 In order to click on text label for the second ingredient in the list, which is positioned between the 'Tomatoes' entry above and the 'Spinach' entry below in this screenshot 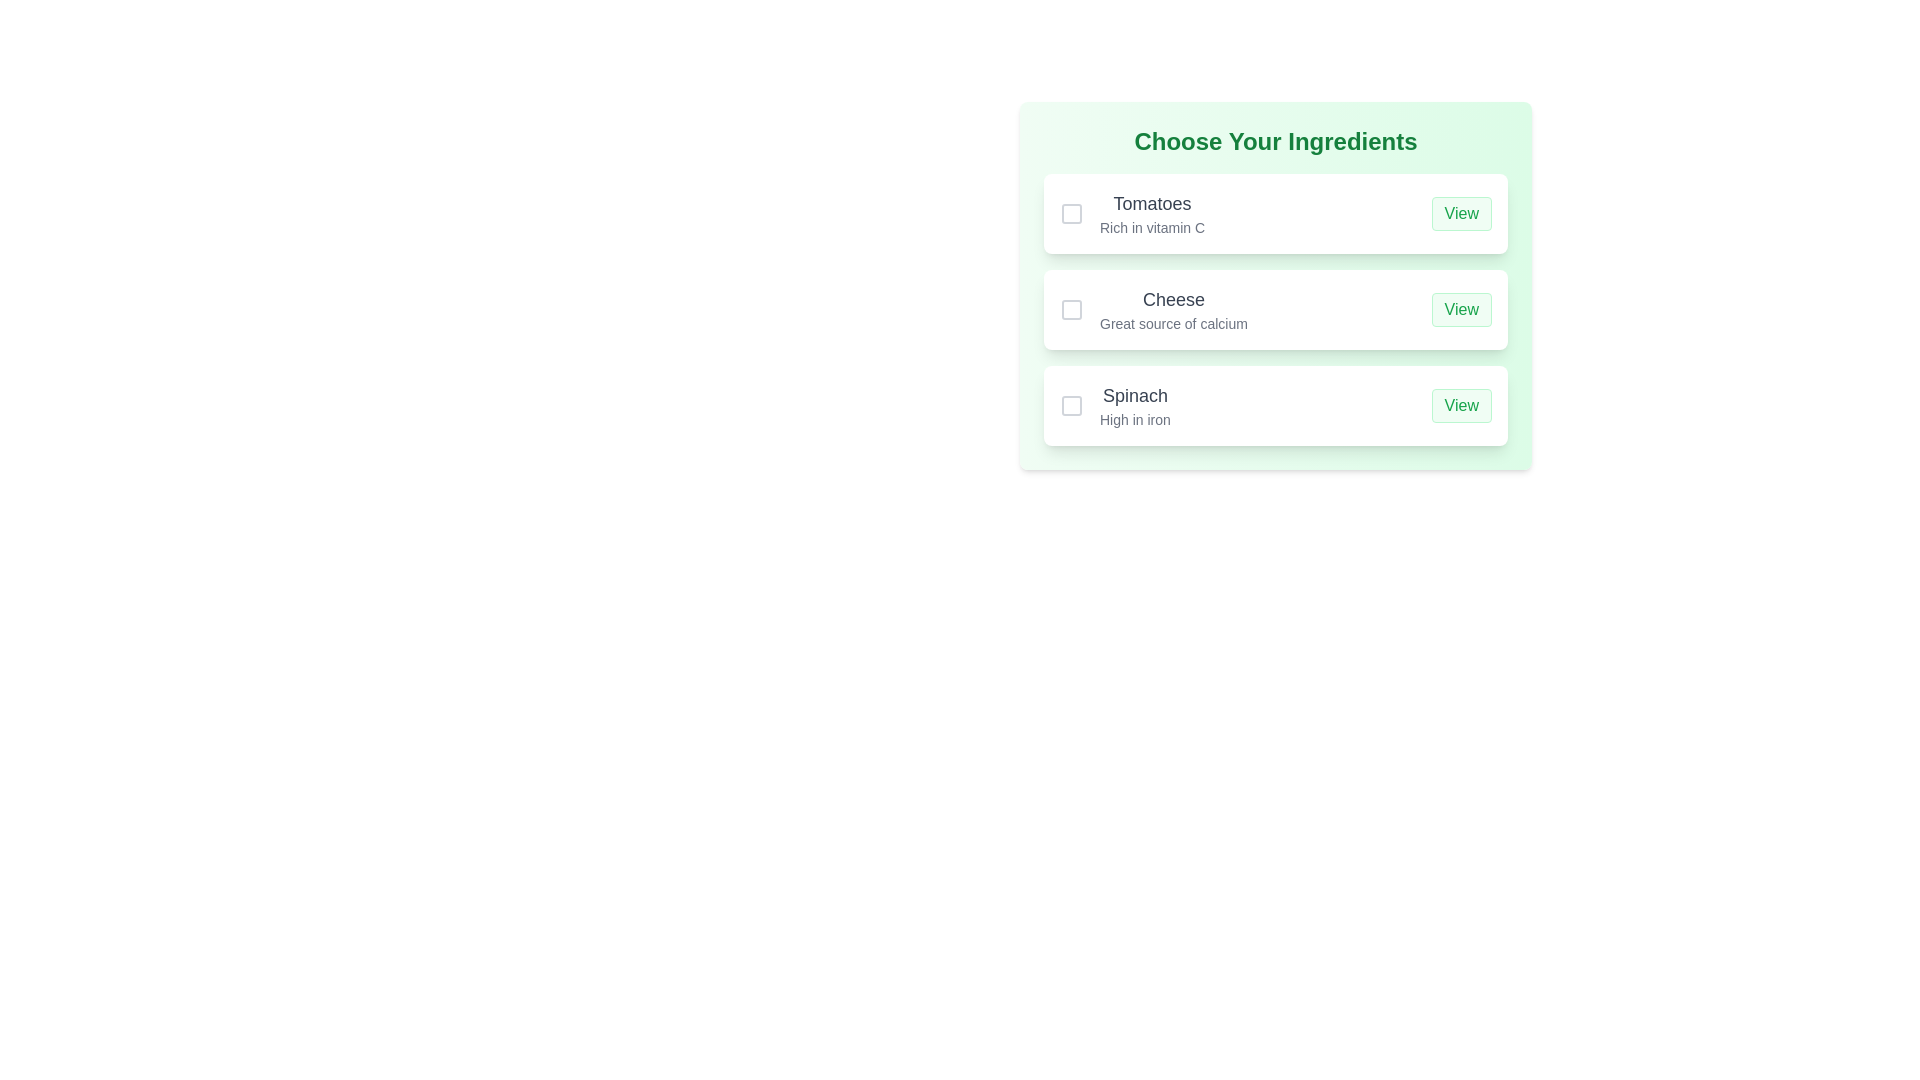, I will do `click(1173, 300)`.